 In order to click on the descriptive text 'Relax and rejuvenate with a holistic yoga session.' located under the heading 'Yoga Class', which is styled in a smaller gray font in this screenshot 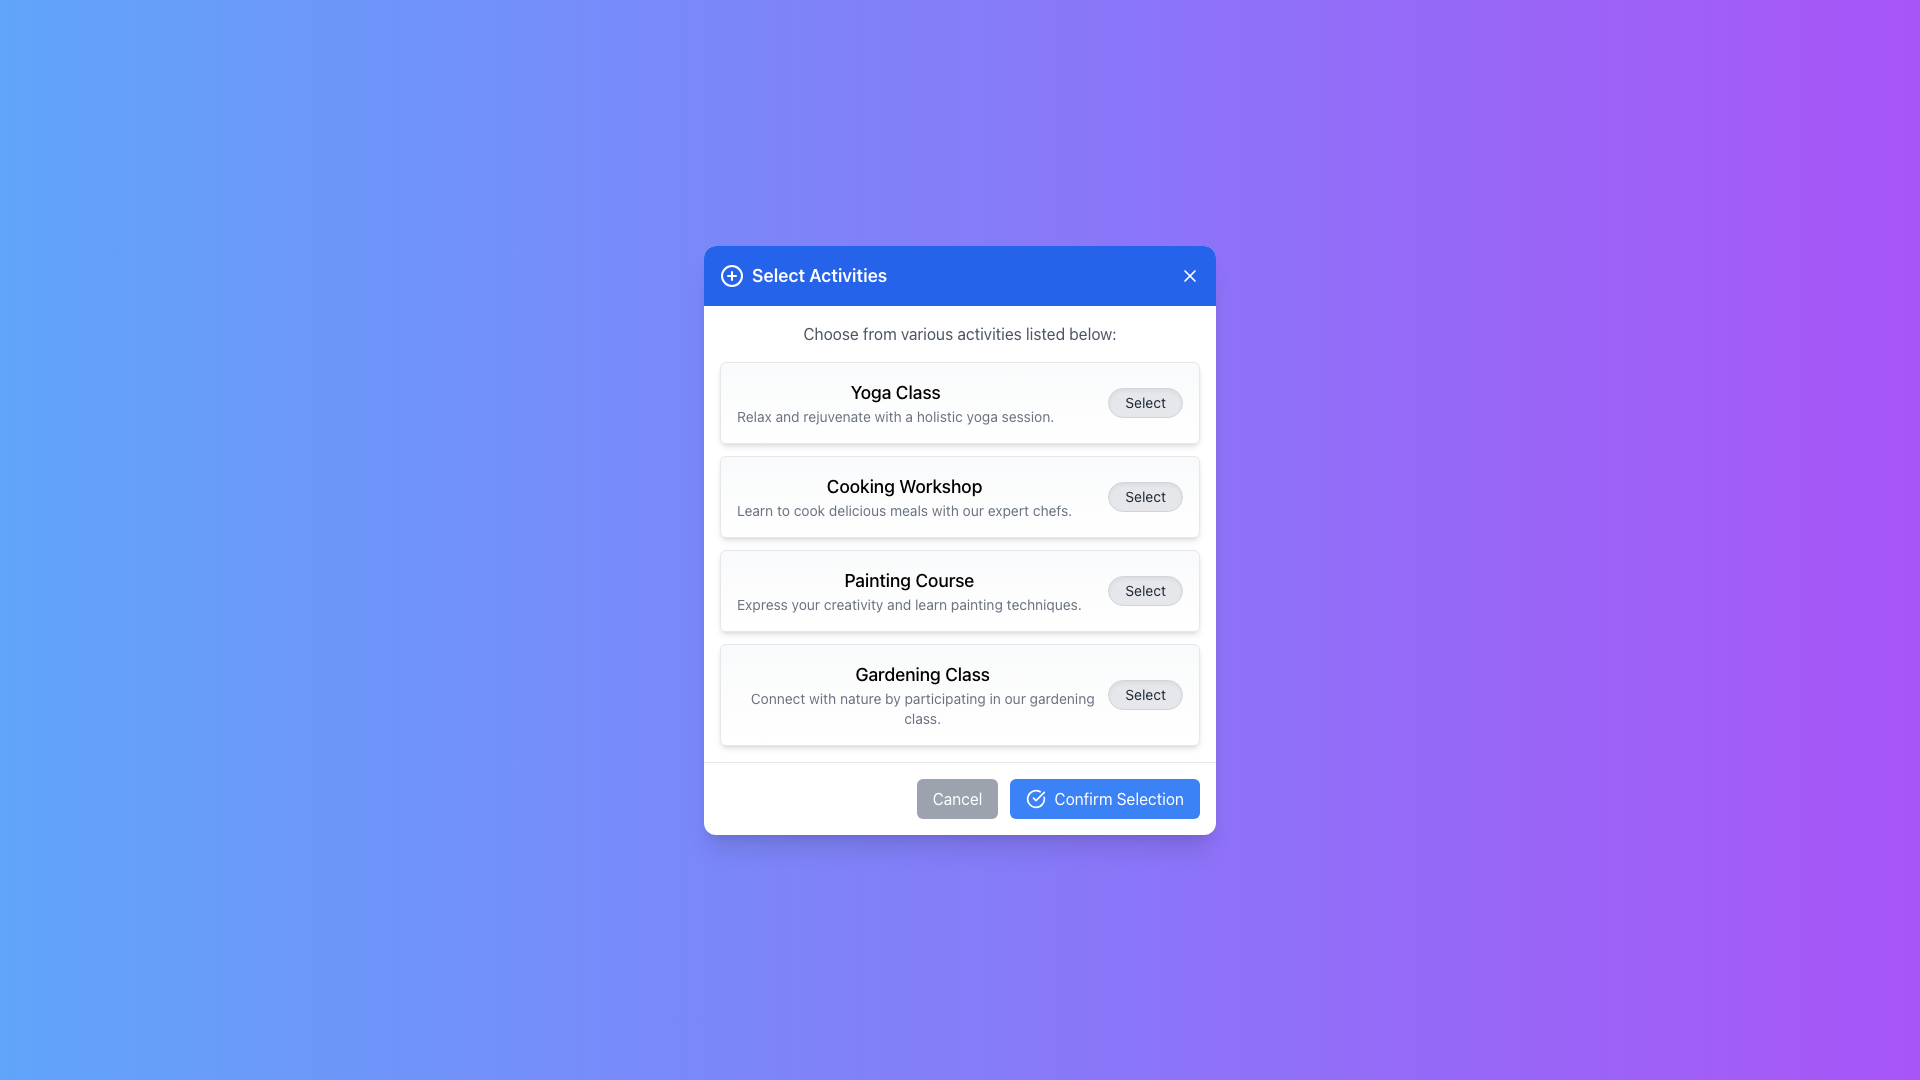, I will do `click(894, 415)`.